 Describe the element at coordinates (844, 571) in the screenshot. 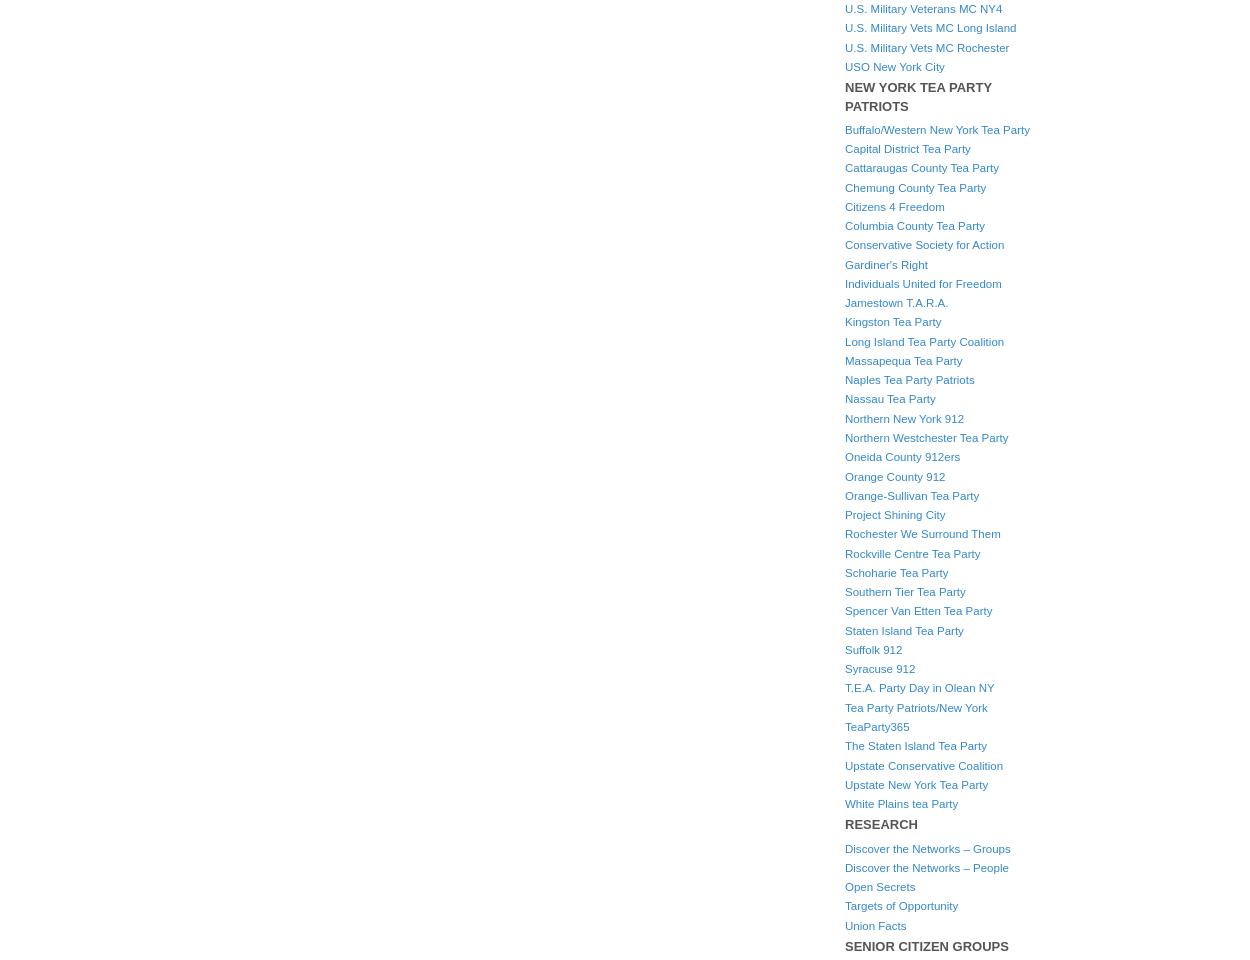

I see `'Schoharie Tea Party'` at that location.